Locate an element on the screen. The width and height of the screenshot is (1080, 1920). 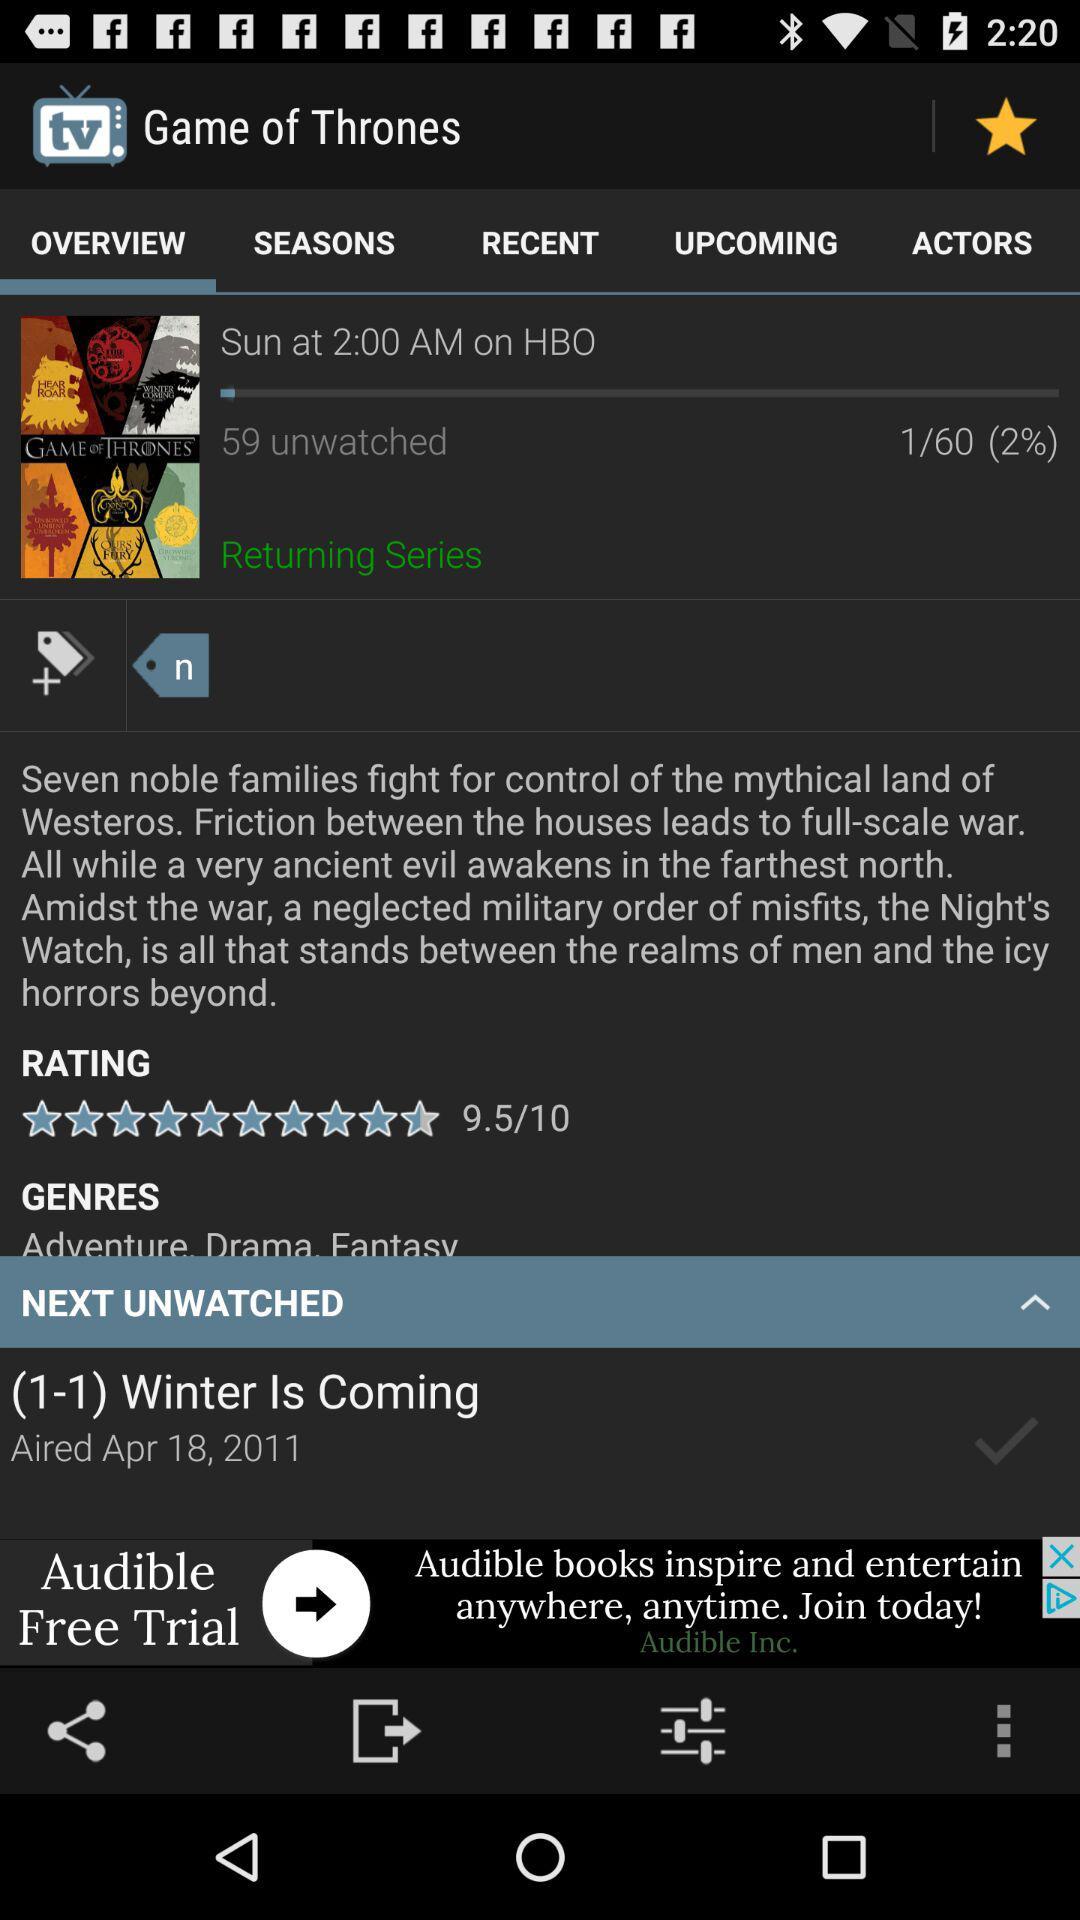
advertisement is located at coordinates (110, 445).